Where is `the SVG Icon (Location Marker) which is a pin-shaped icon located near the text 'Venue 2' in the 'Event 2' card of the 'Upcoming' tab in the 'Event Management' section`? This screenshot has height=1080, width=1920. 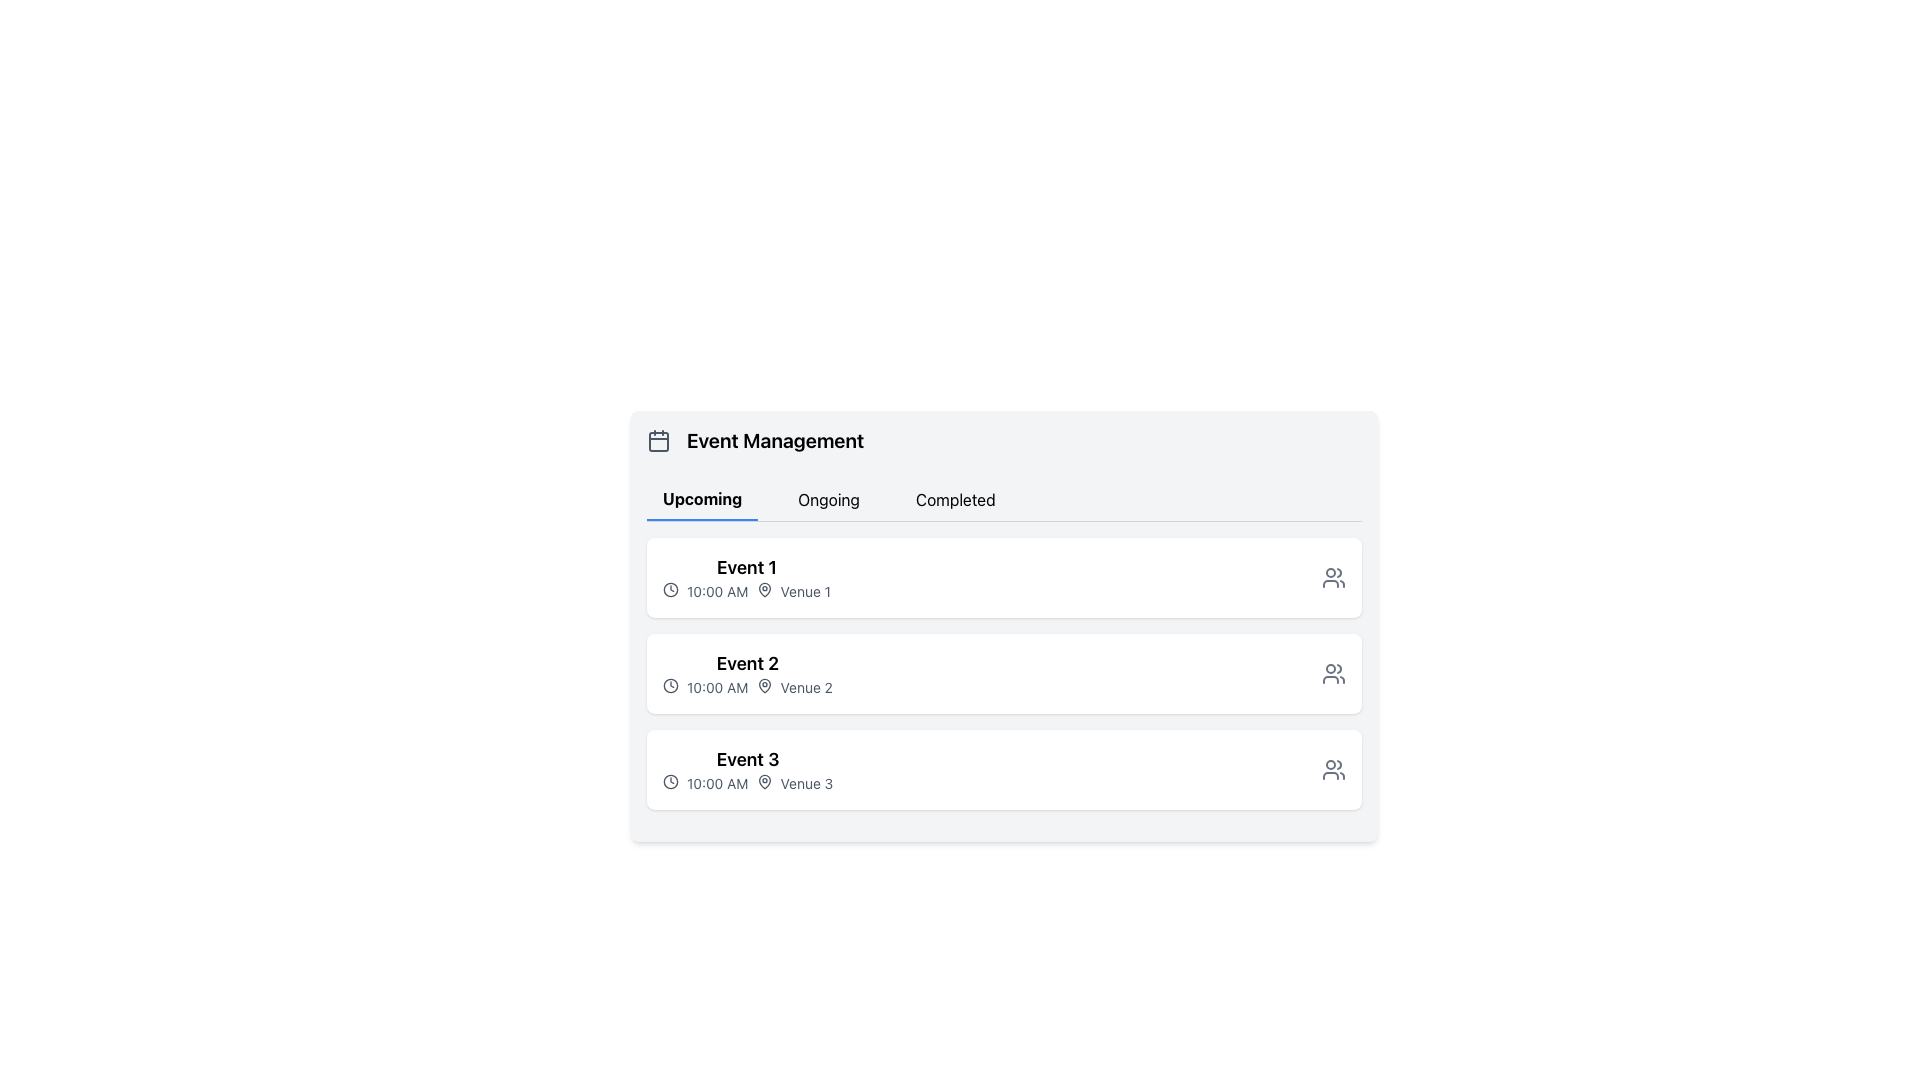 the SVG Icon (Location Marker) which is a pin-shaped icon located near the text 'Venue 2' in the 'Event 2' card of the 'Upcoming' tab in the 'Event Management' section is located at coordinates (763, 685).